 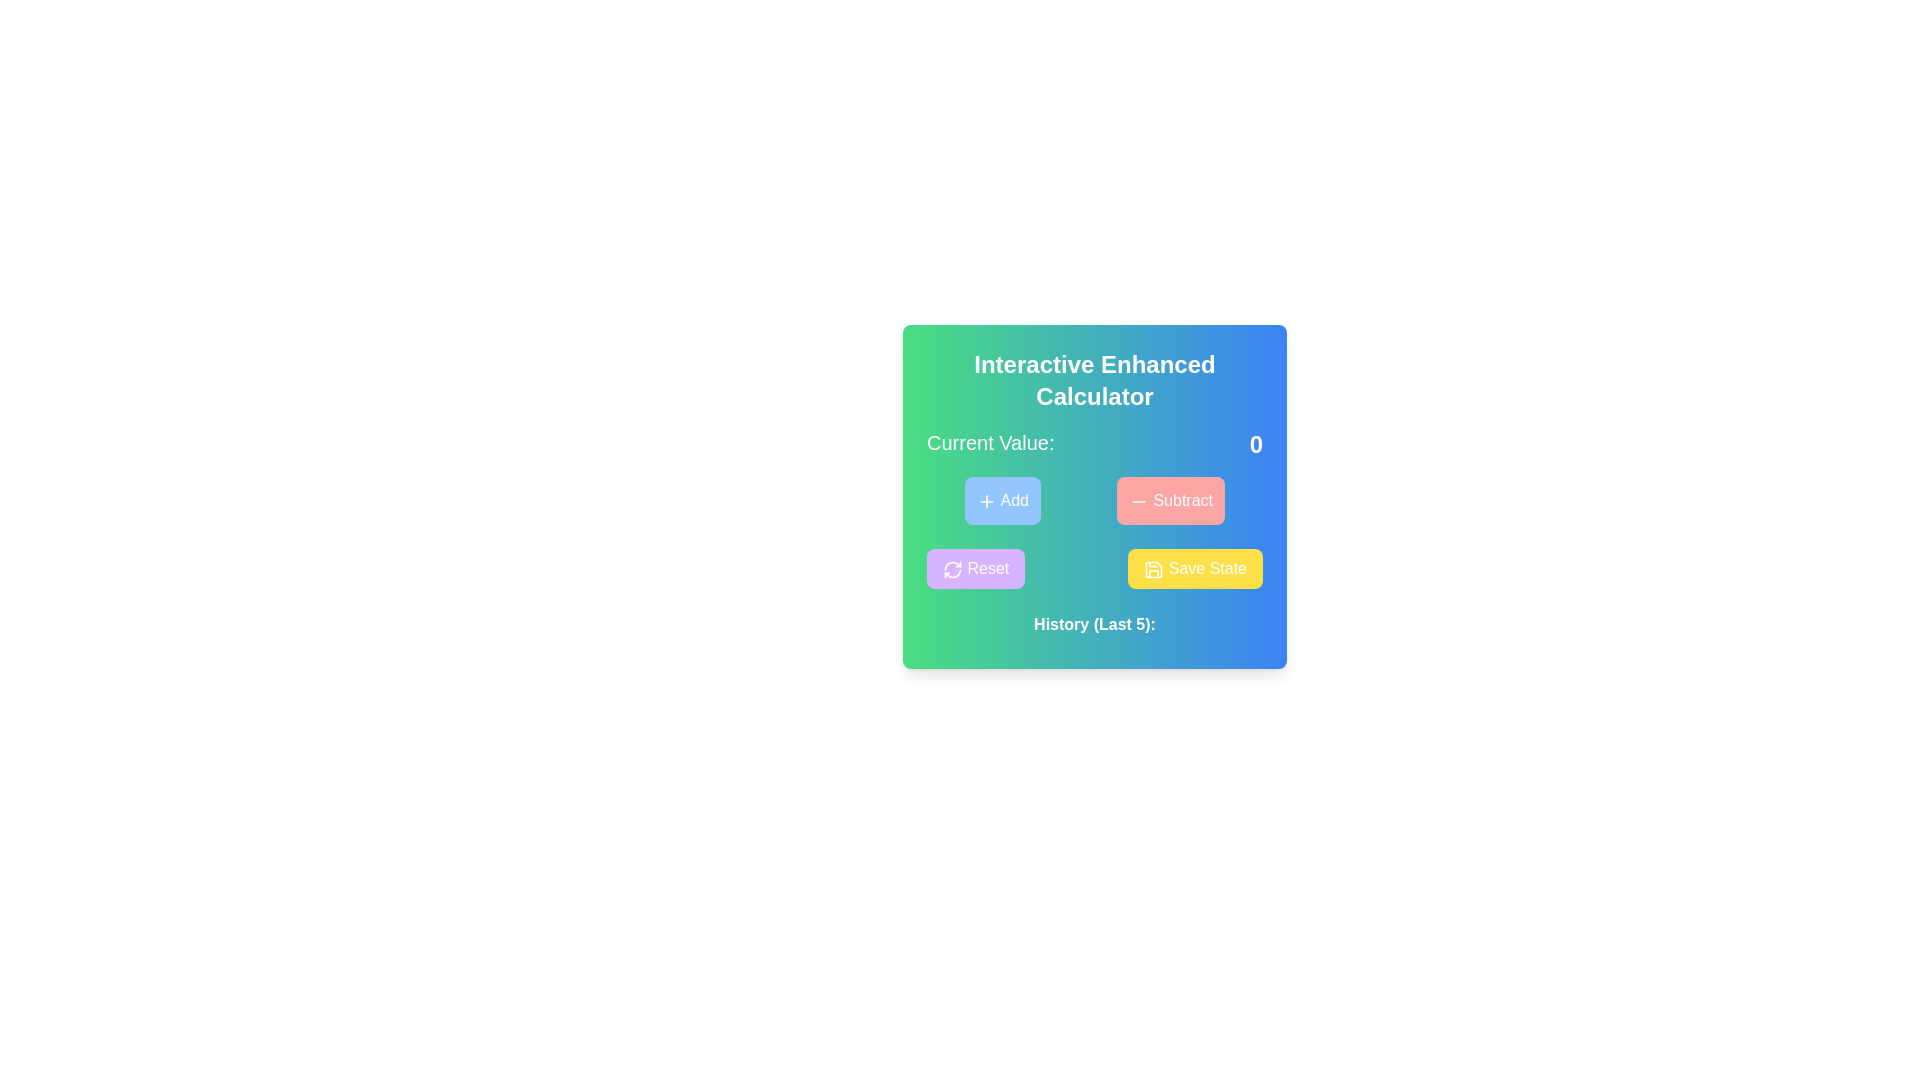 What do you see at coordinates (1093, 623) in the screenshot?
I see `text label that serves as a header for the last 5 entries of the history or log, located at the bottom of the card interface above the listed items` at bounding box center [1093, 623].